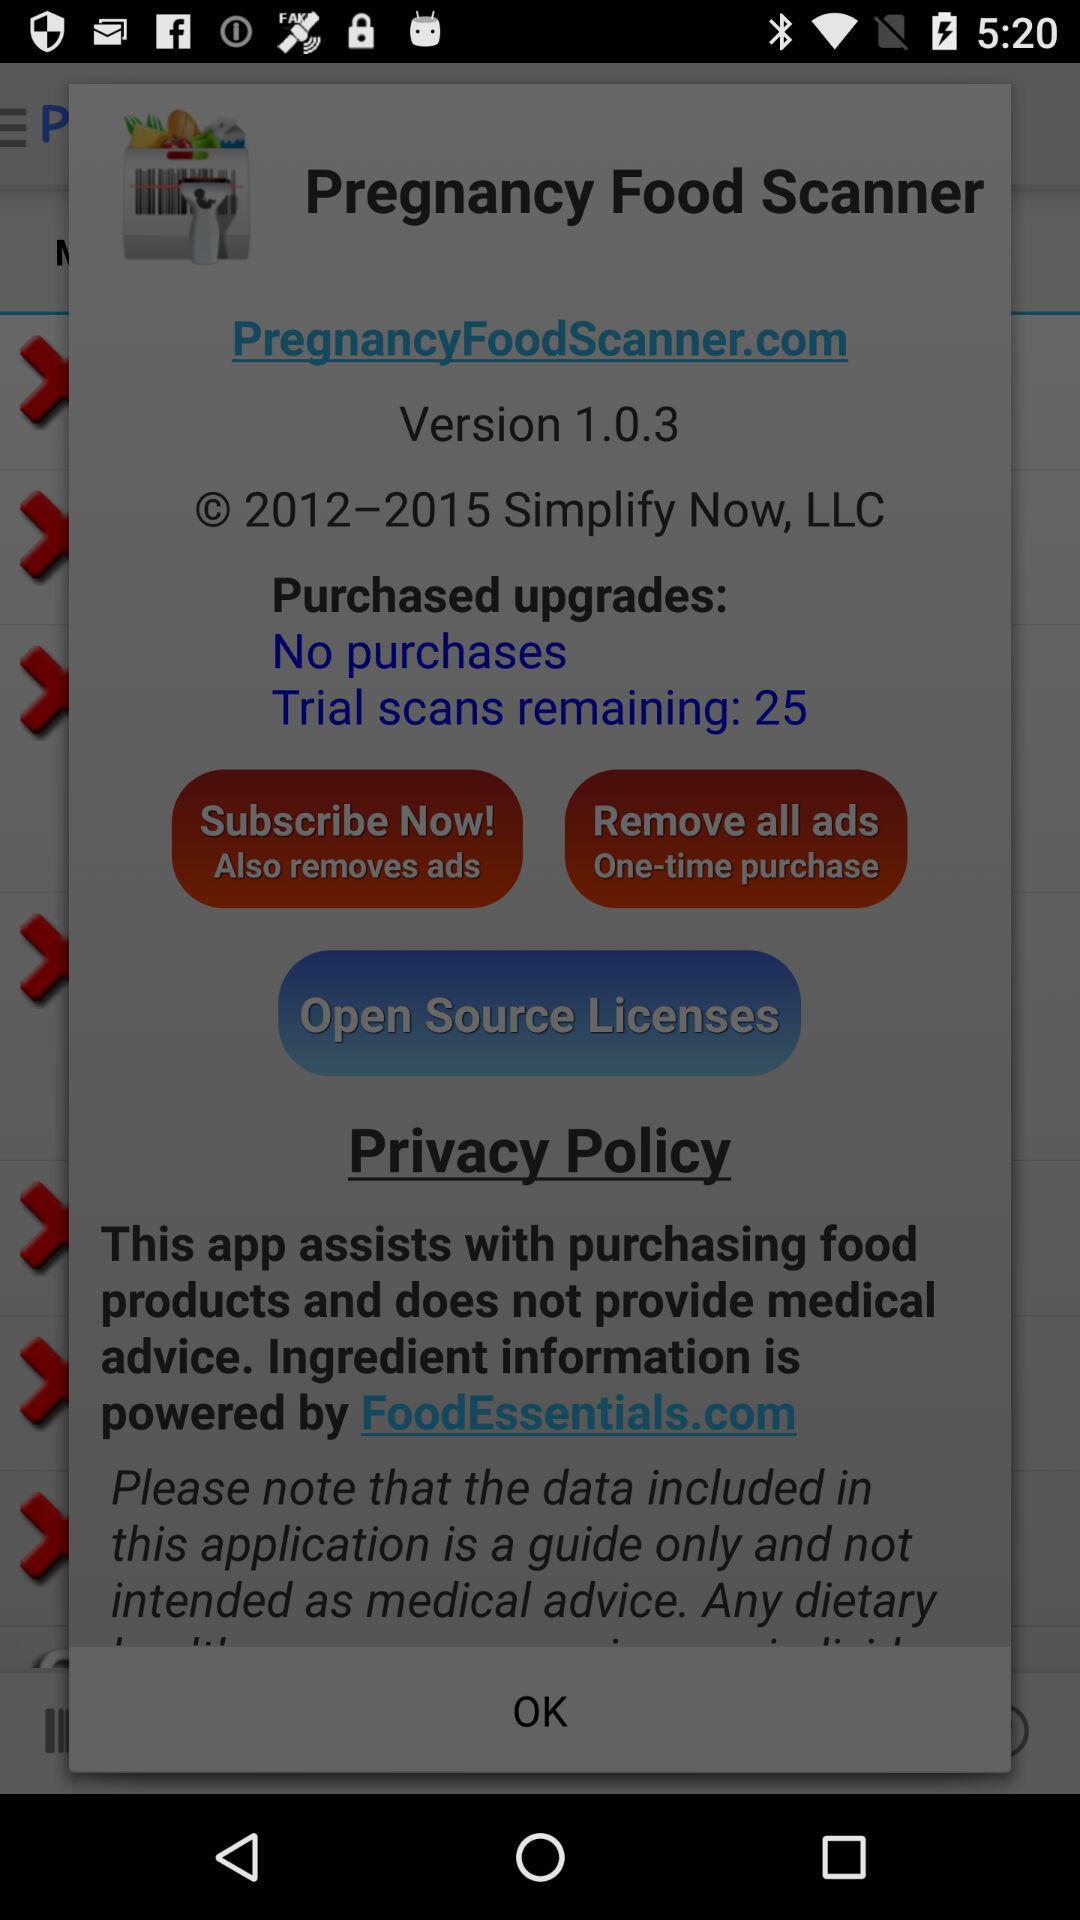 This screenshot has height=1920, width=1080. I want to click on the button below the open source licenses item, so click(538, 1148).